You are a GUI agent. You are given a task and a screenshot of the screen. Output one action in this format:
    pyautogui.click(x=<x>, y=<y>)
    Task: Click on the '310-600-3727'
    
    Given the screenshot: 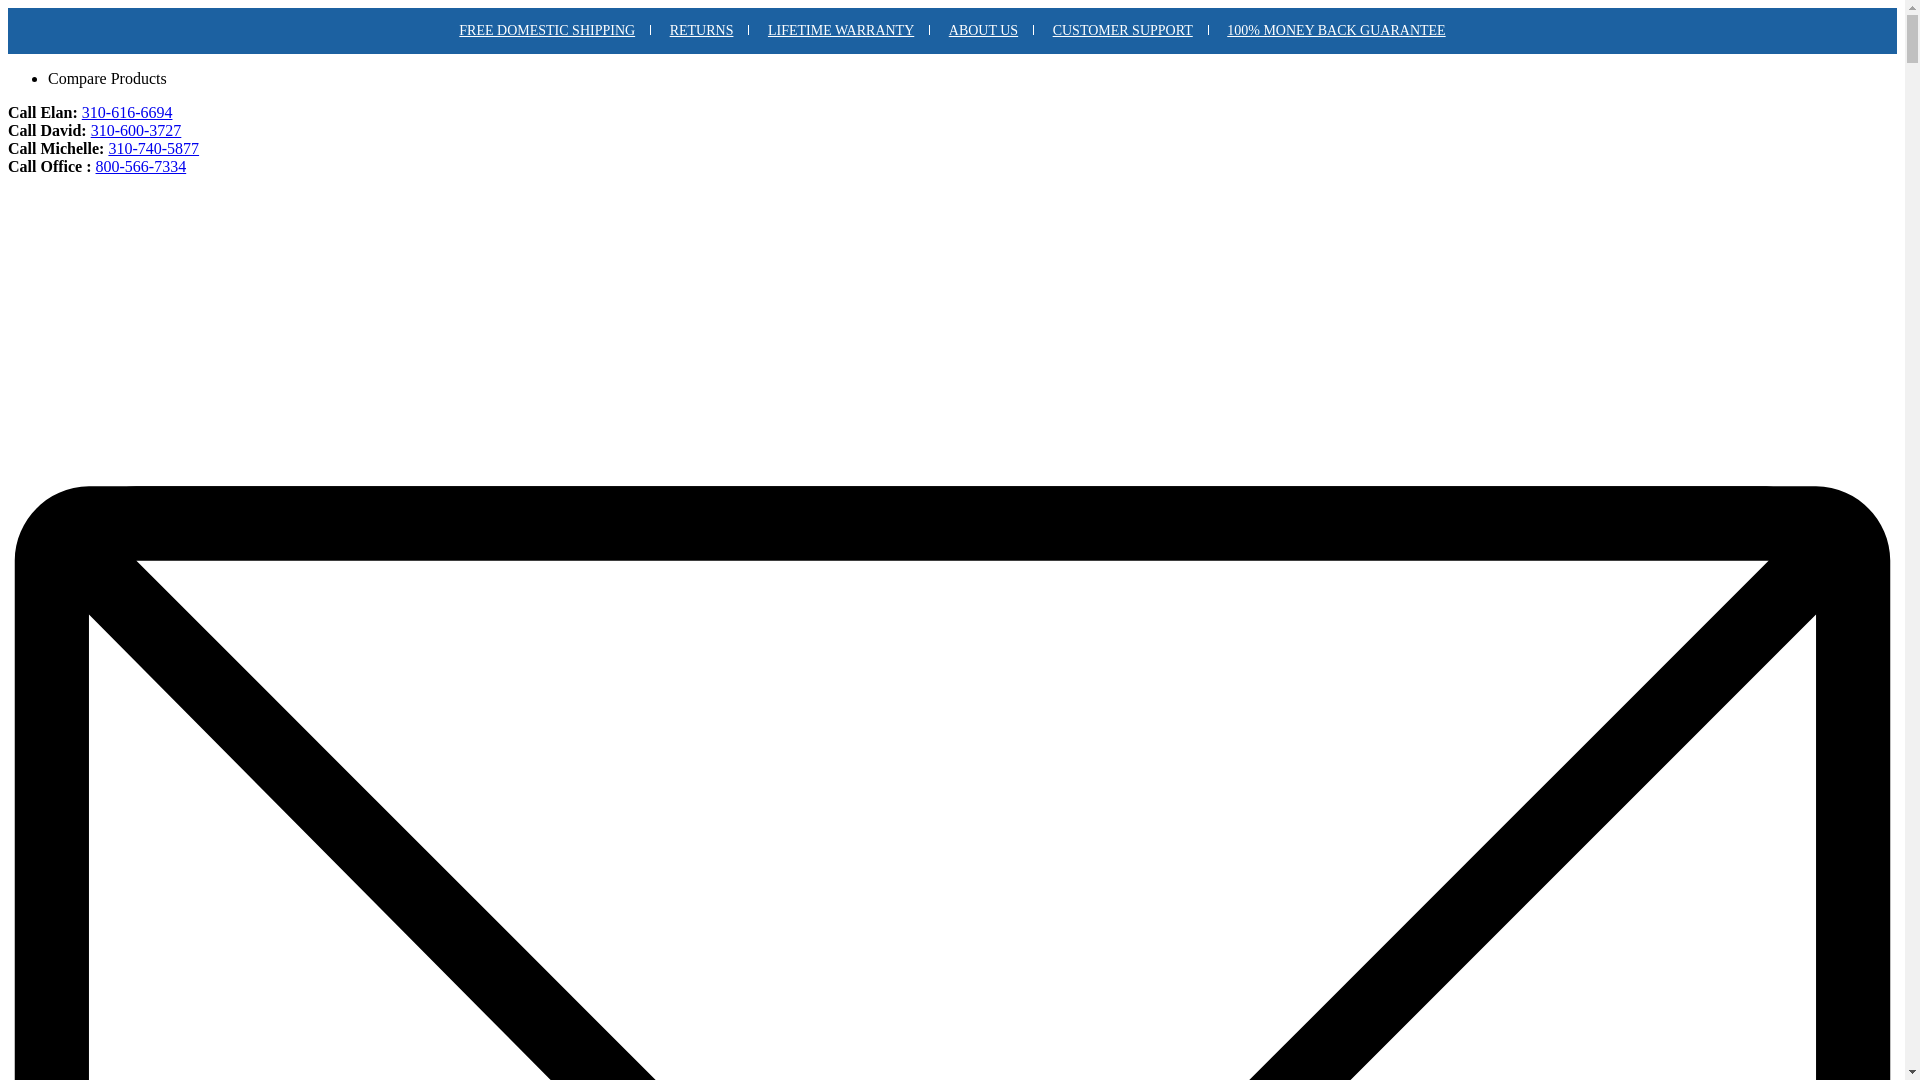 What is the action you would take?
    pyautogui.click(x=135, y=130)
    